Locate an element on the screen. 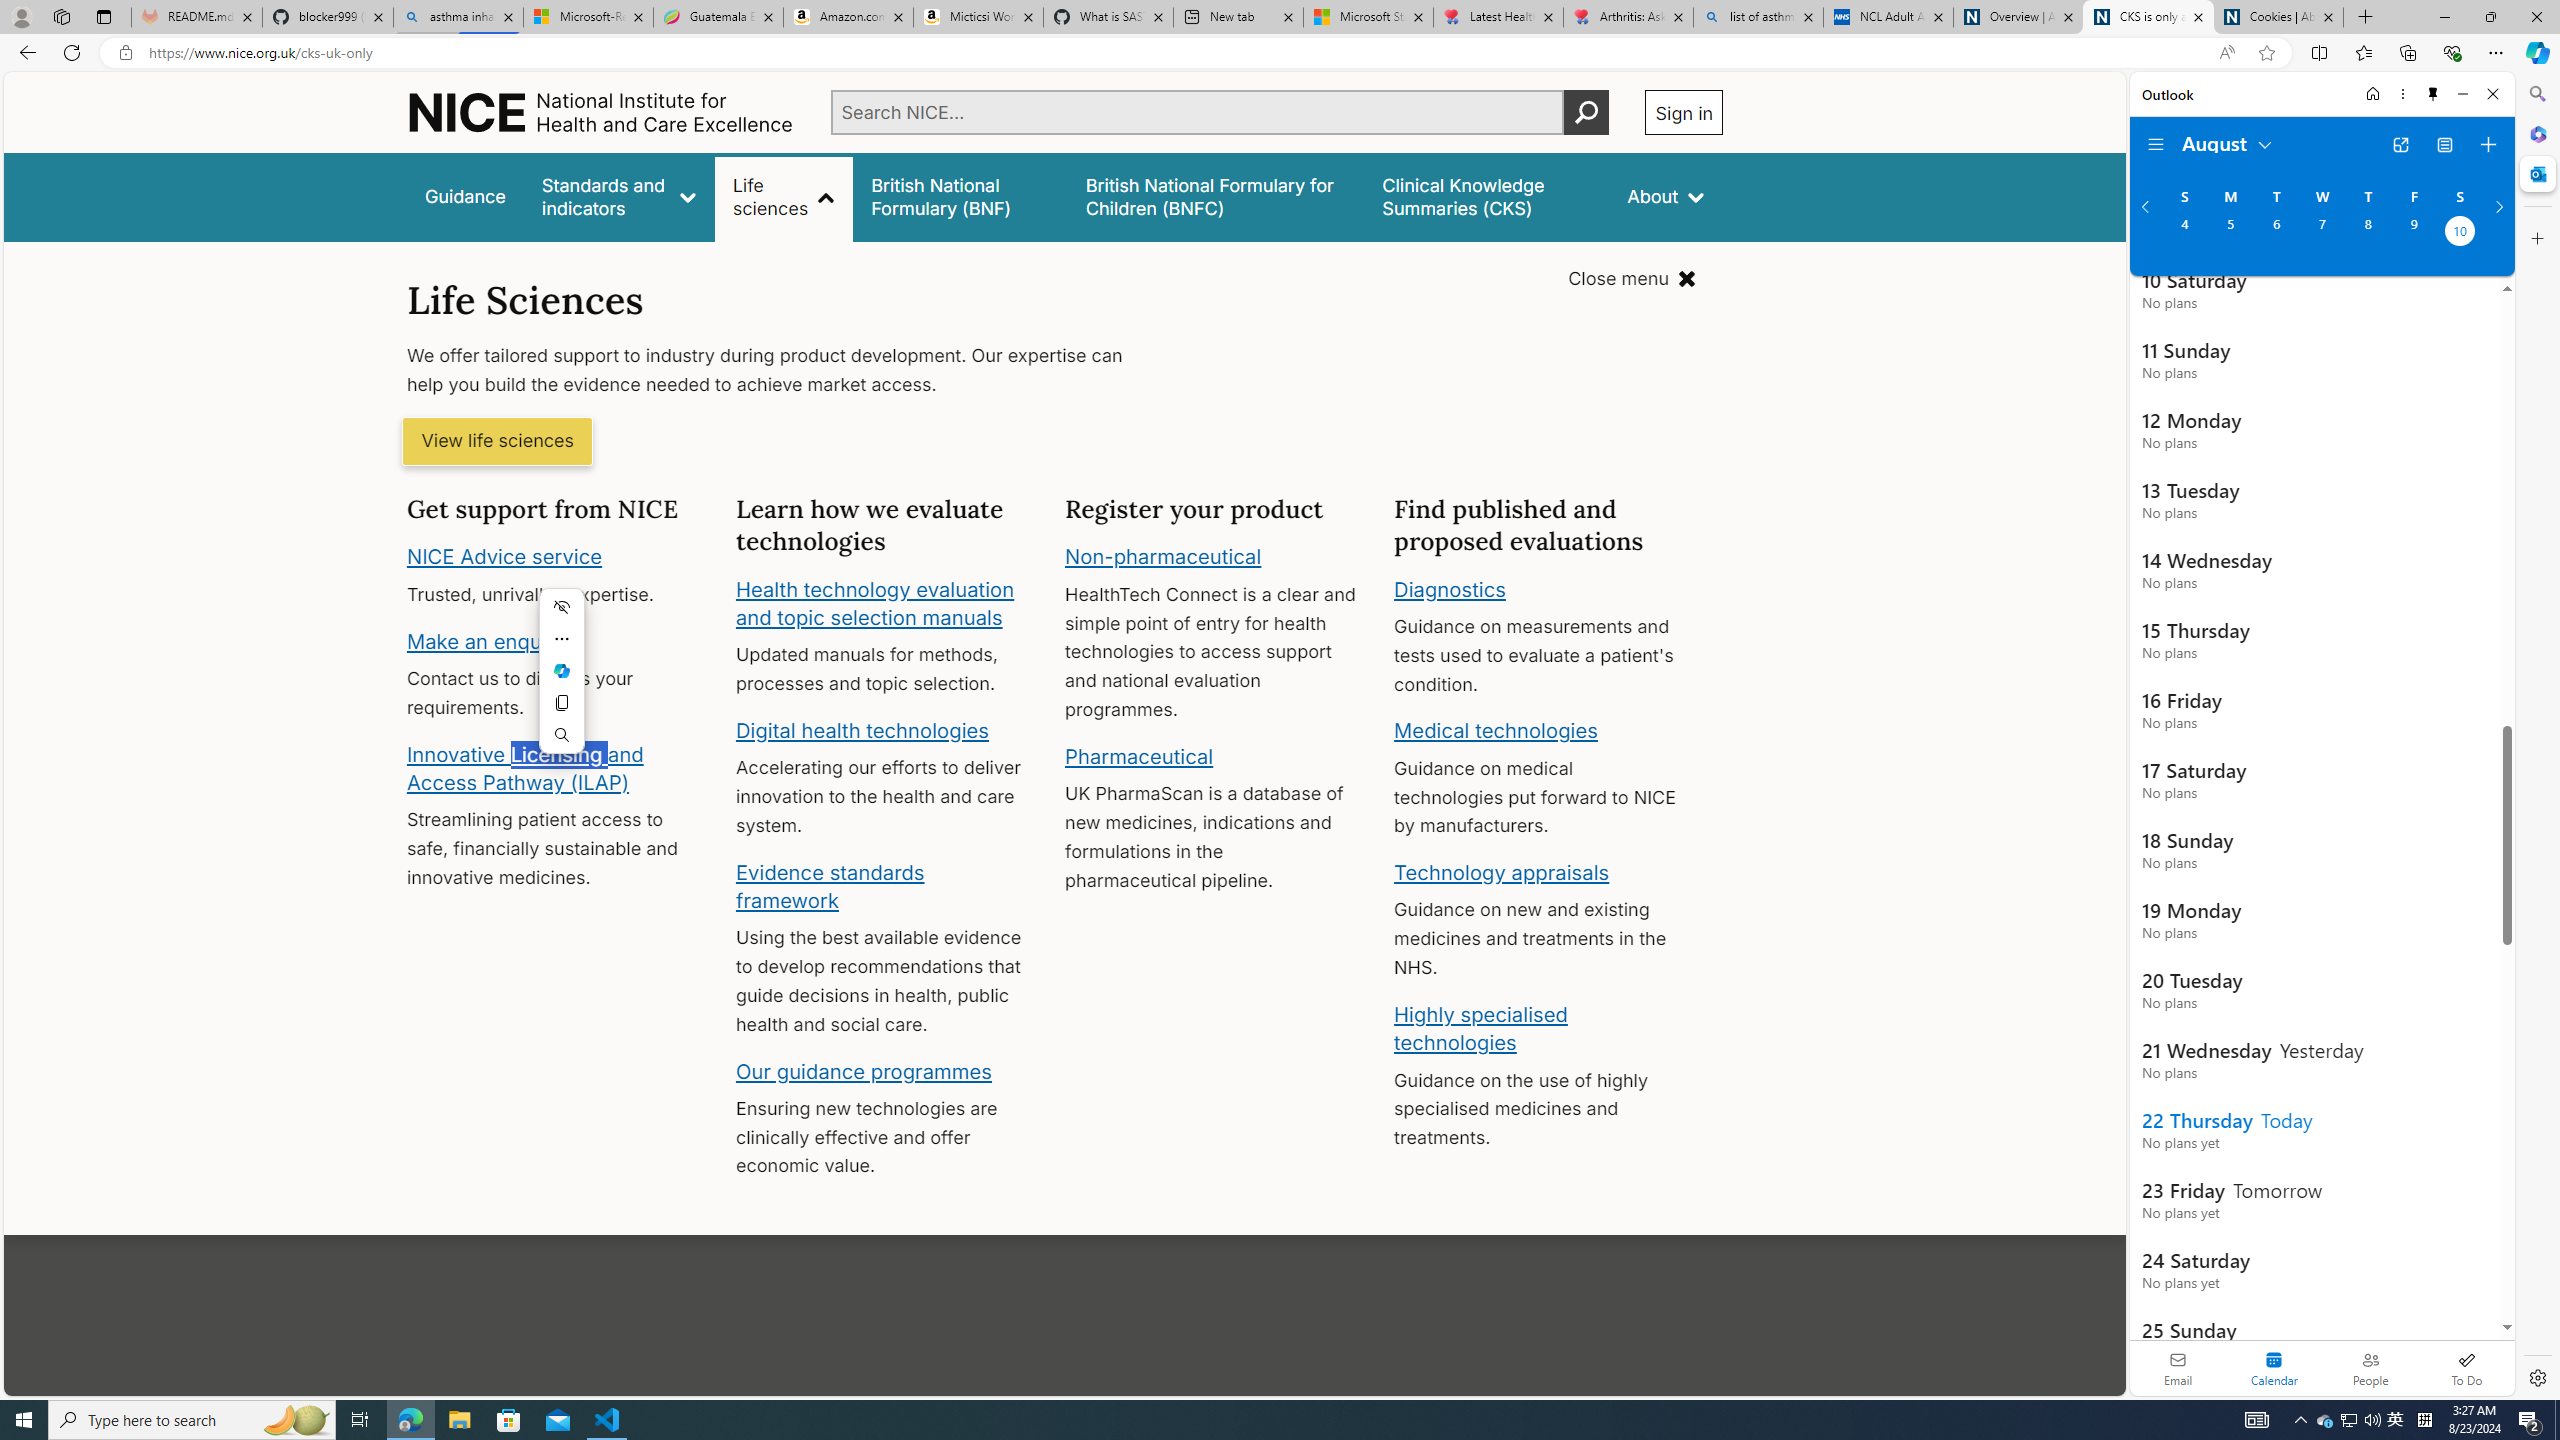 The height and width of the screenshot is (1440, 2560). 'Make an enquiry' is located at coordinates (485, 639).